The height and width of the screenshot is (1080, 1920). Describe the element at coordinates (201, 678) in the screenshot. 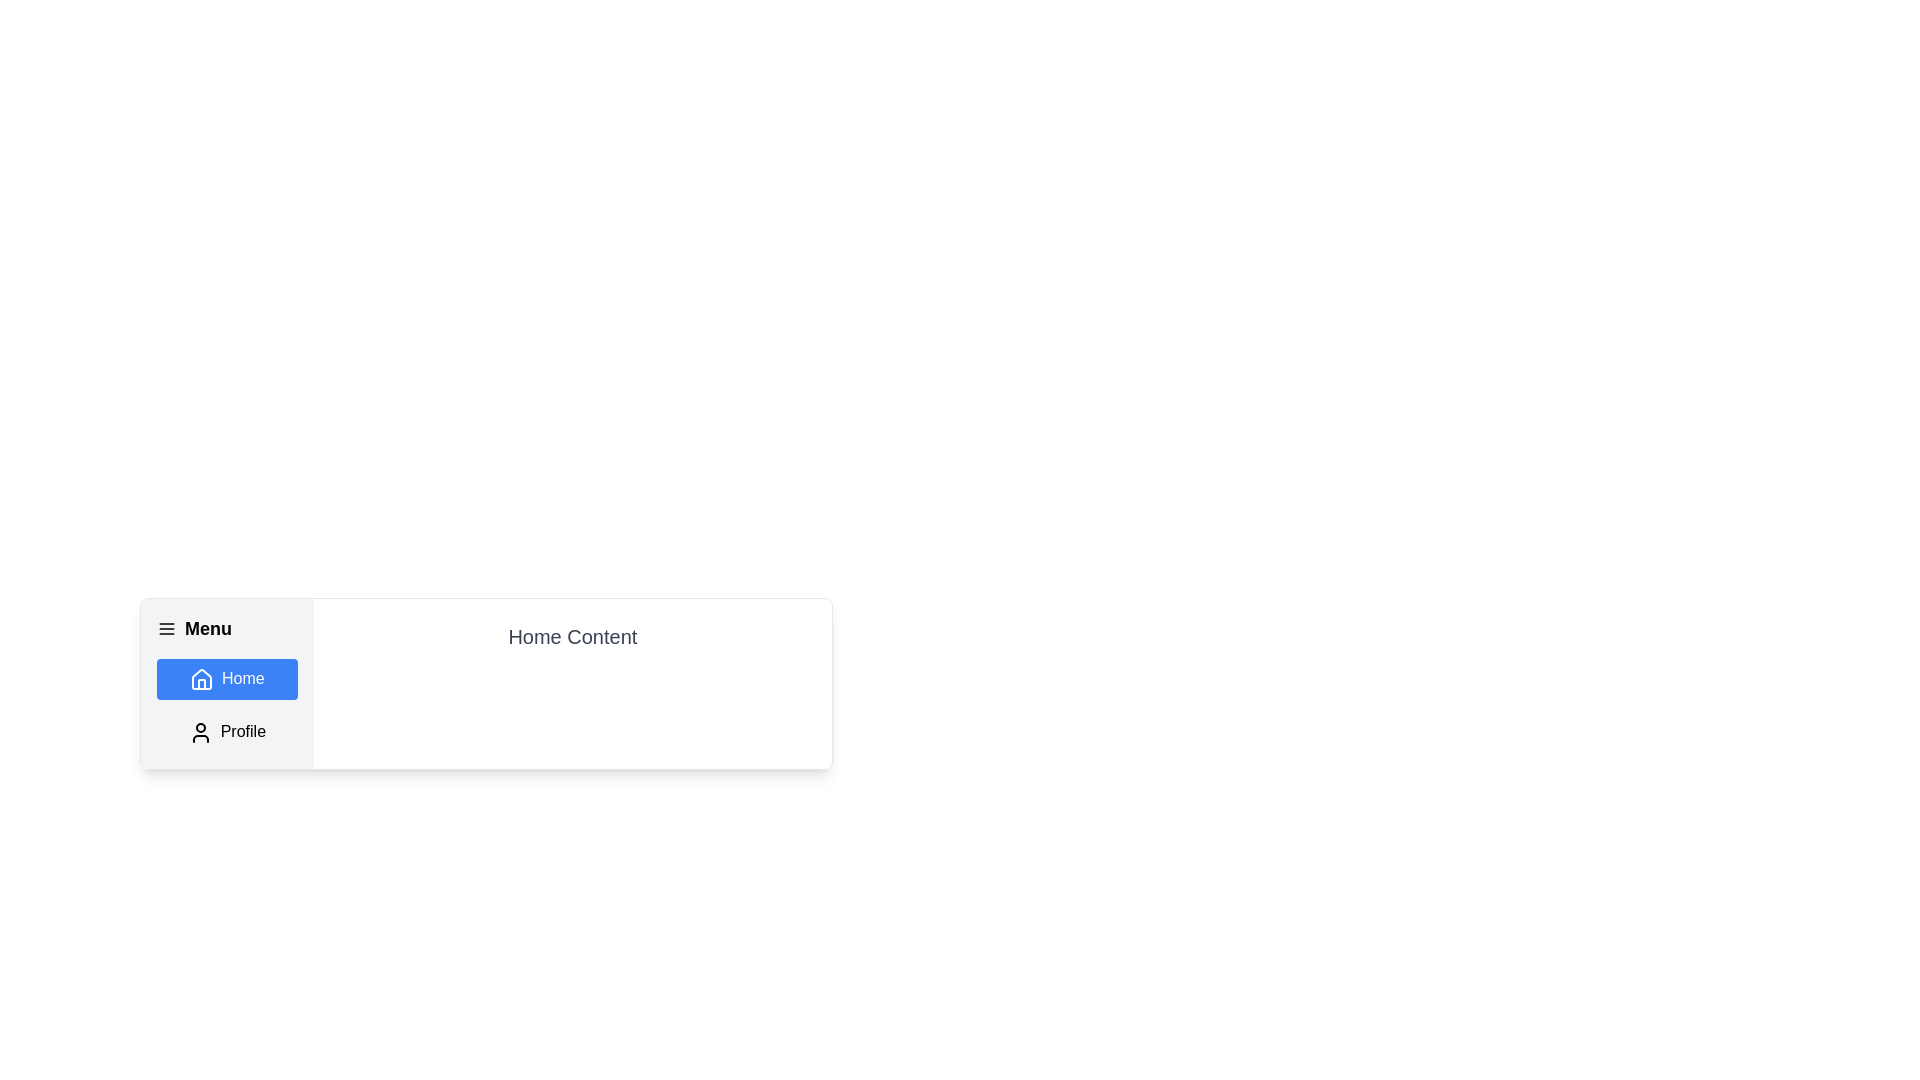

I see `the home icon, which is a small house-shaped icon located to the left of the 'Home' text in the sidebar menu` at that location.